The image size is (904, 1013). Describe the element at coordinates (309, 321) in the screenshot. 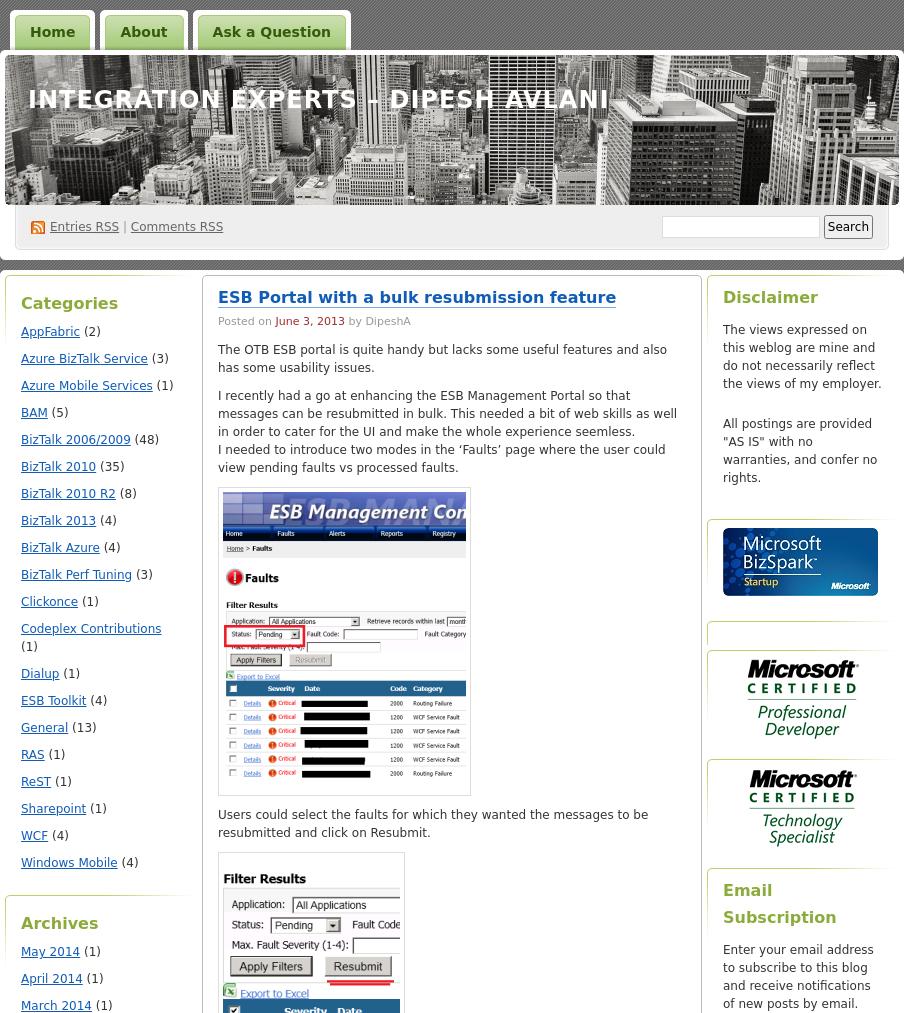

I see `'June 3, 2013'` at that location.